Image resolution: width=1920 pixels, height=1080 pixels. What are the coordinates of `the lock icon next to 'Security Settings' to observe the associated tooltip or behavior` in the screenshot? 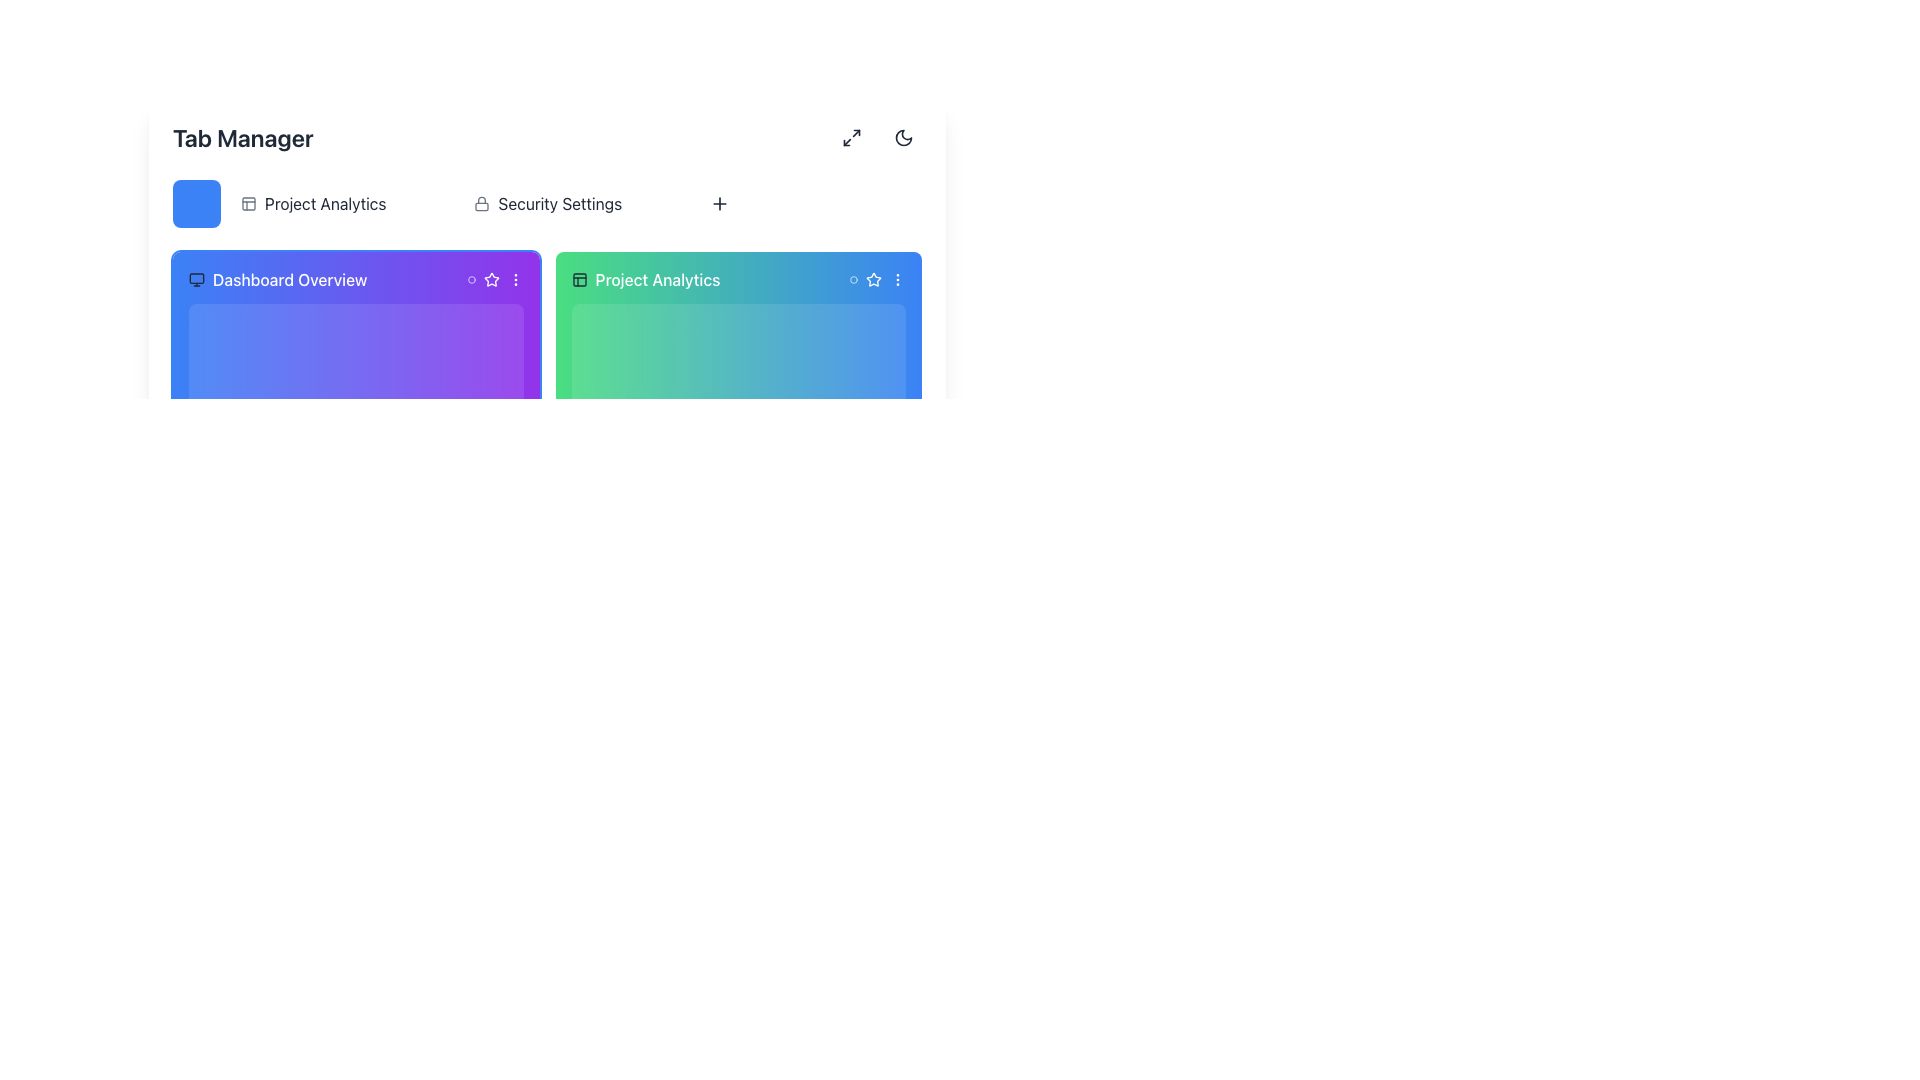 It's located at (482, 204).